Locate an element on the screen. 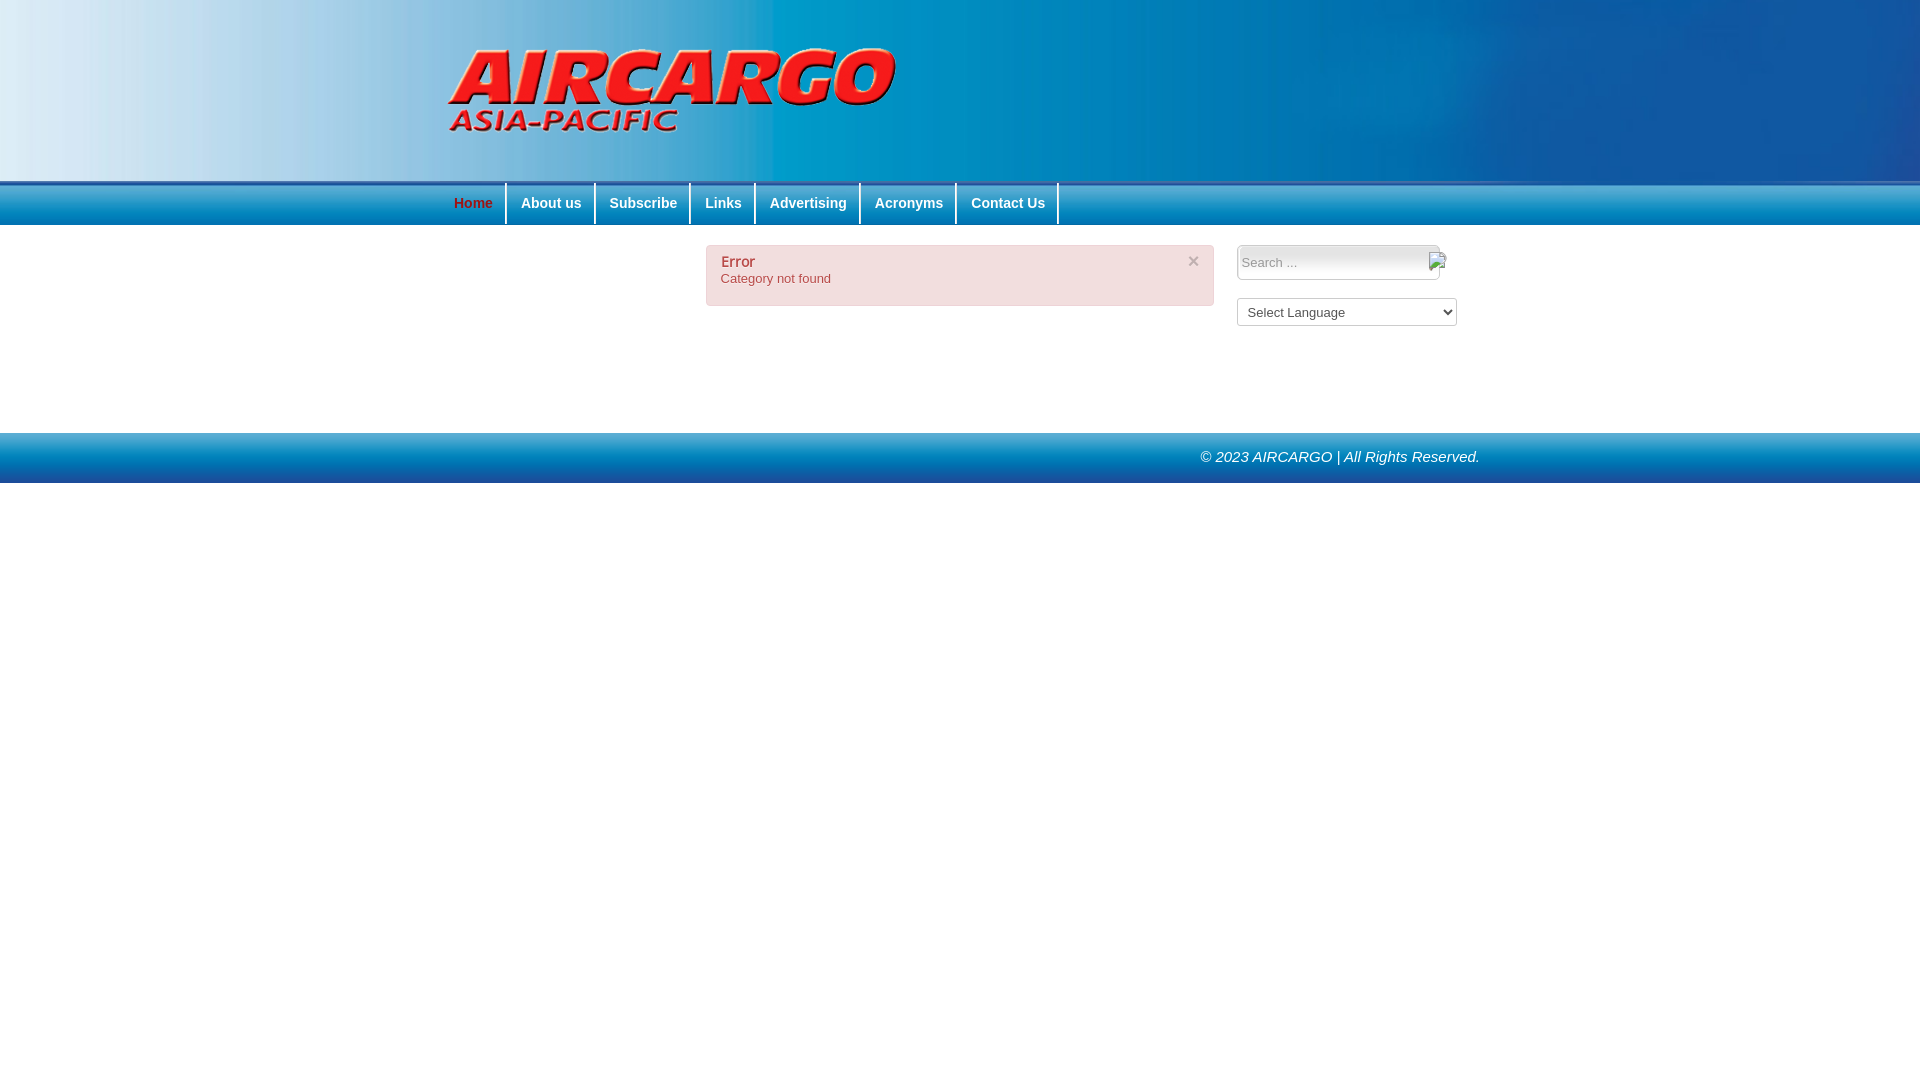  'Acronyms' is located at coordinates (860, 203).